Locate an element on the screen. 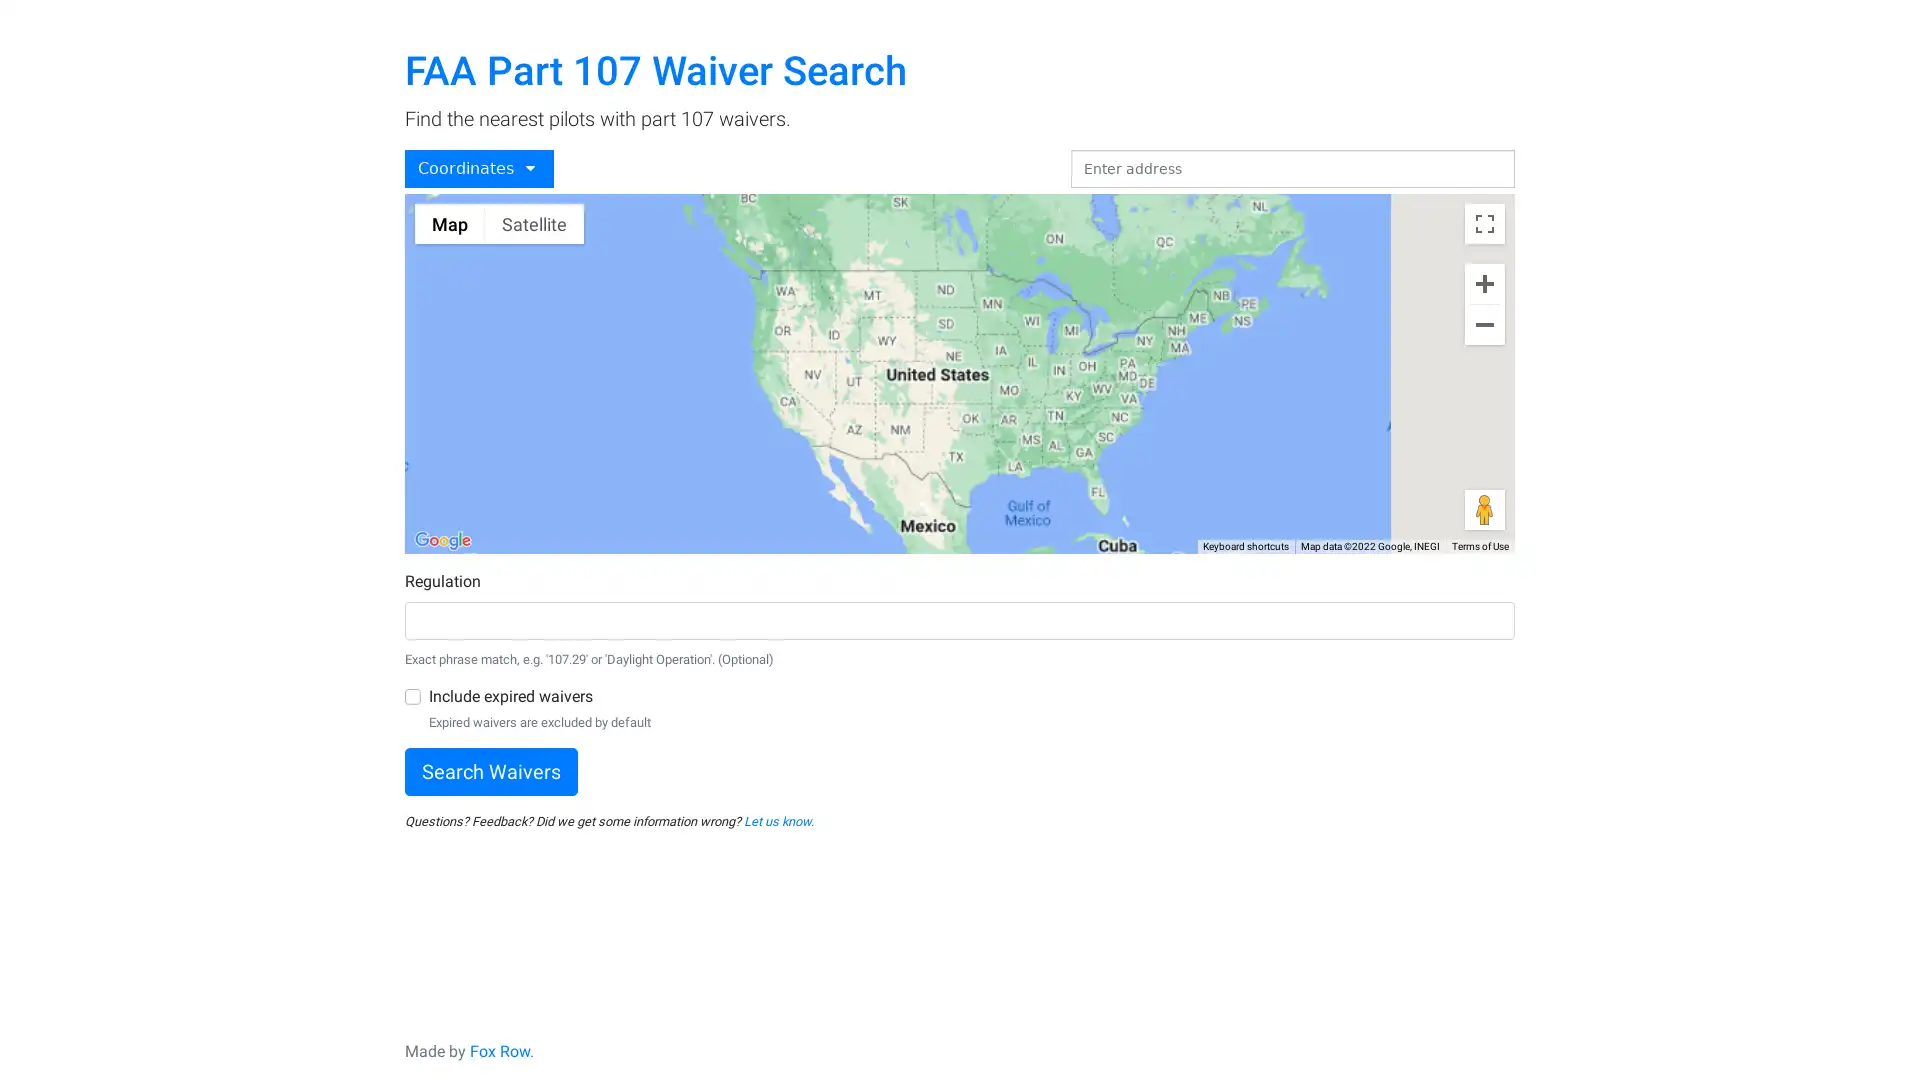 This screenshot has width=1920, height=1080. Search Waivers is located at coordinates (491, 770).